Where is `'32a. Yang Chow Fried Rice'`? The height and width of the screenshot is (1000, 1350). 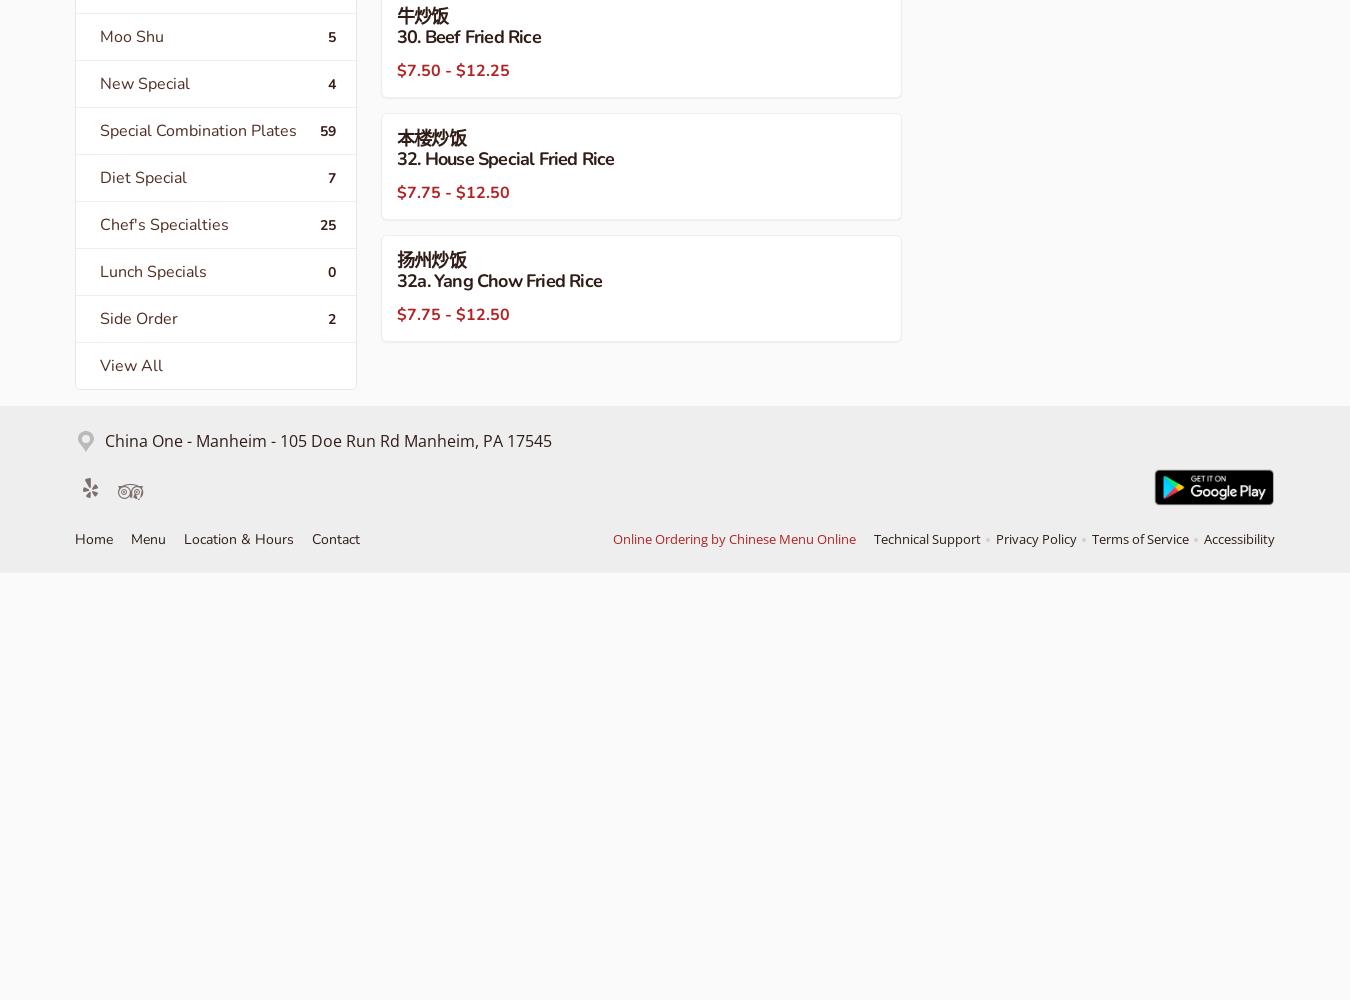
'32a. Yang Chow Fried Rice' is located at coordinates (498, 281).